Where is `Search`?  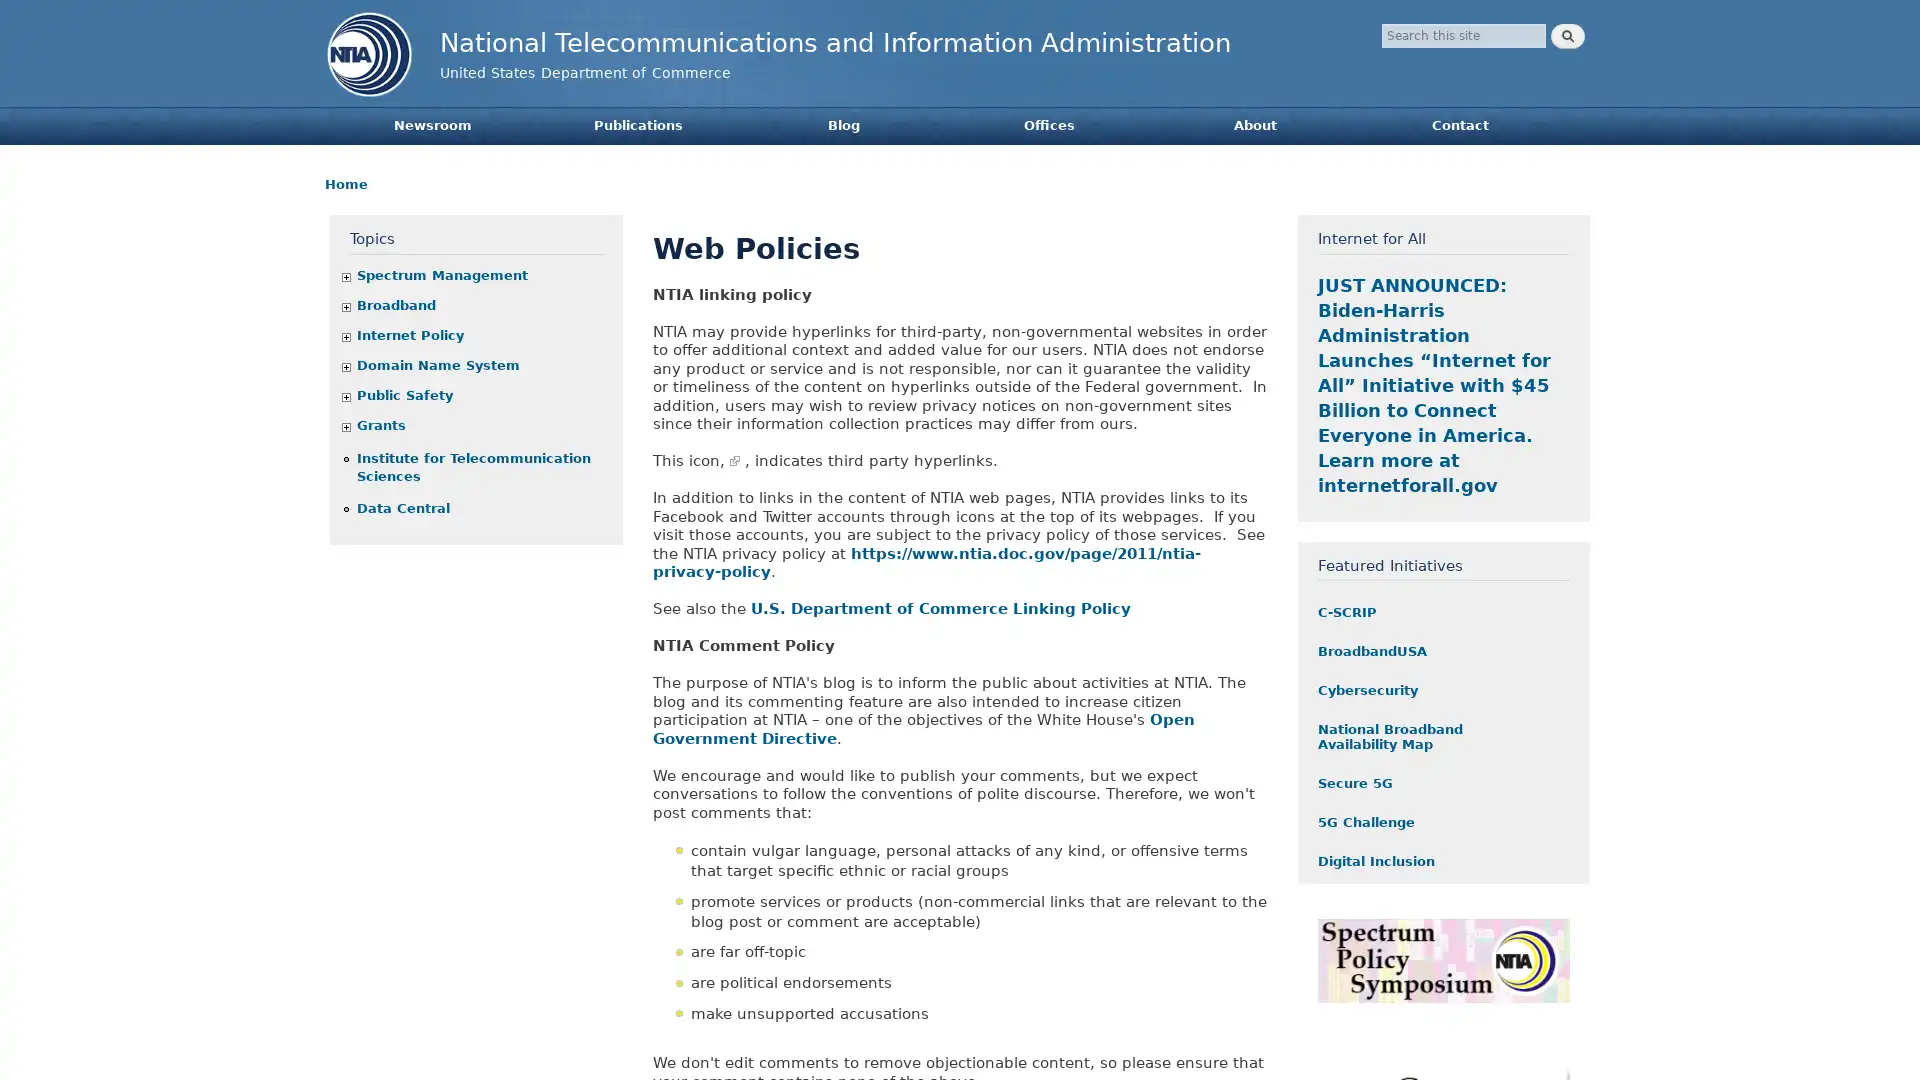
Search is located at coordinates (1567, 36).